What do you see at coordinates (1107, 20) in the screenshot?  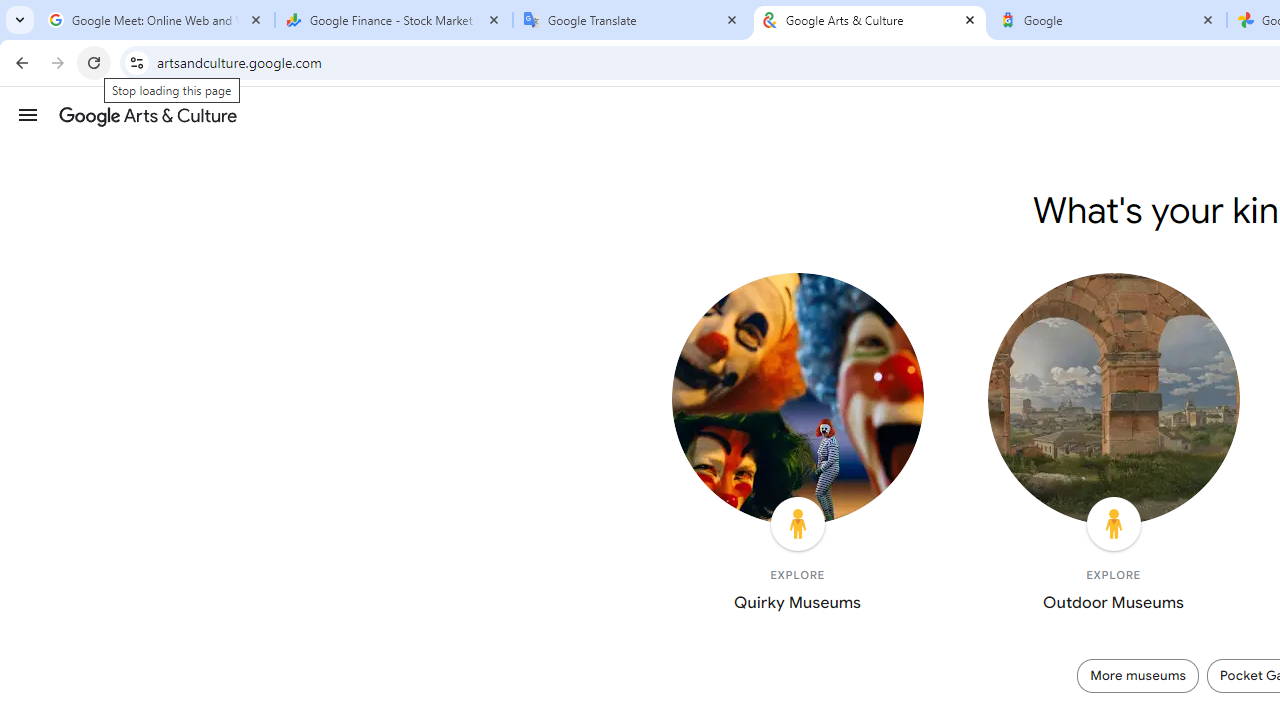 I see `'Google'` at bounding box center [1107, 20].